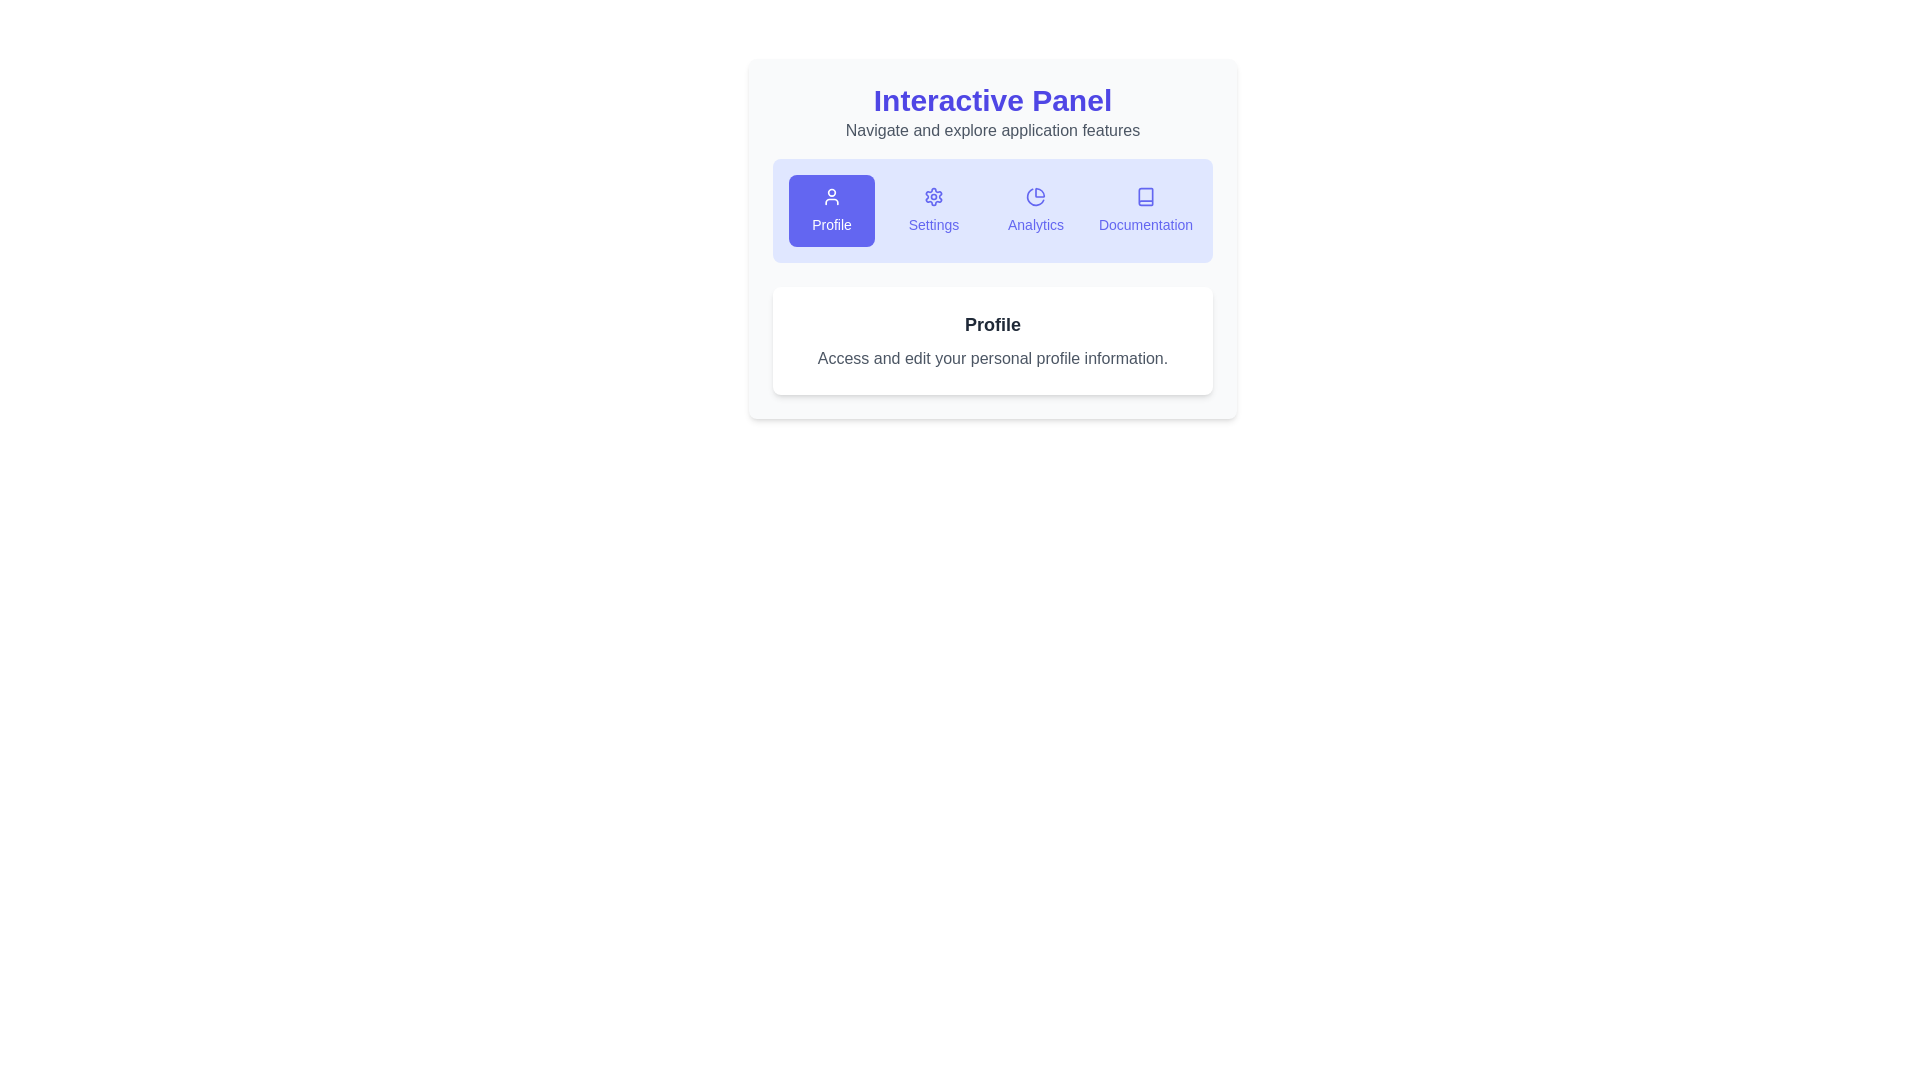 The height and width of the screenshot is (1080, 1920). What do you see at coordinates (831, 196) in the screenshot?
I see `the 'Profile' icon located on the leftmost side of the button toolbar` at bounding box center [831, 196].